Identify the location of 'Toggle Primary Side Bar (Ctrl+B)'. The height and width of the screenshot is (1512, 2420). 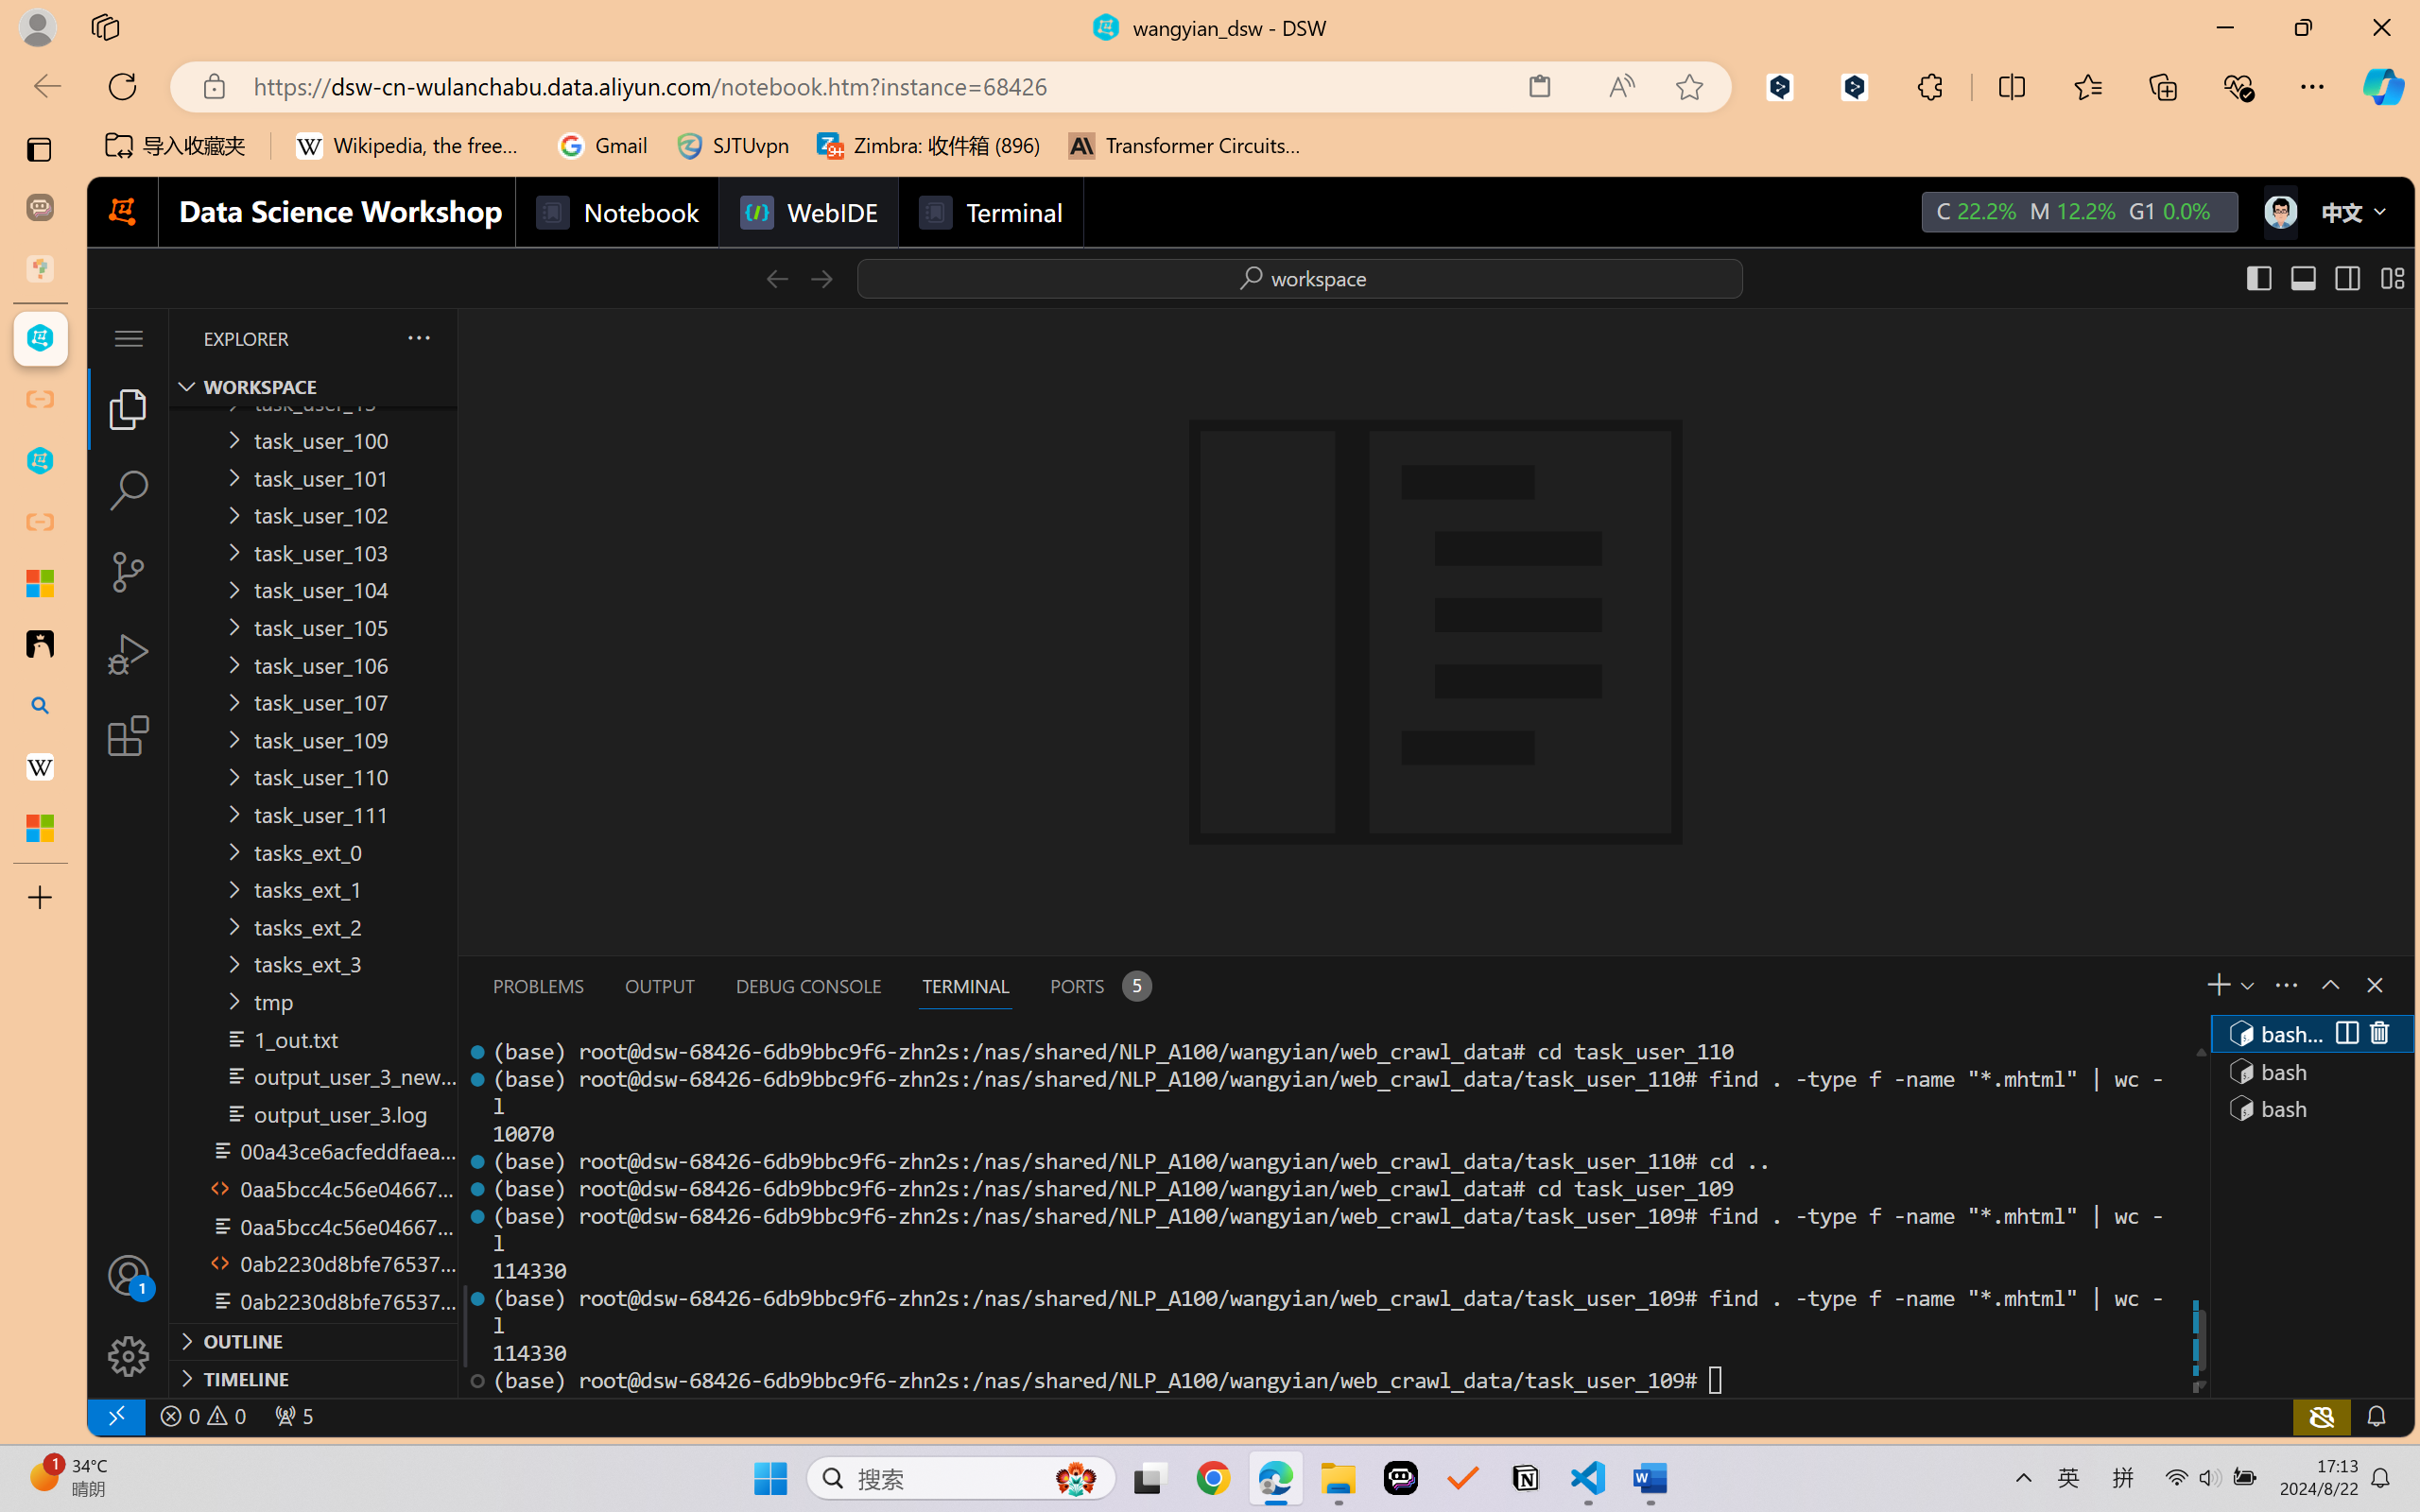
(2256, 277).